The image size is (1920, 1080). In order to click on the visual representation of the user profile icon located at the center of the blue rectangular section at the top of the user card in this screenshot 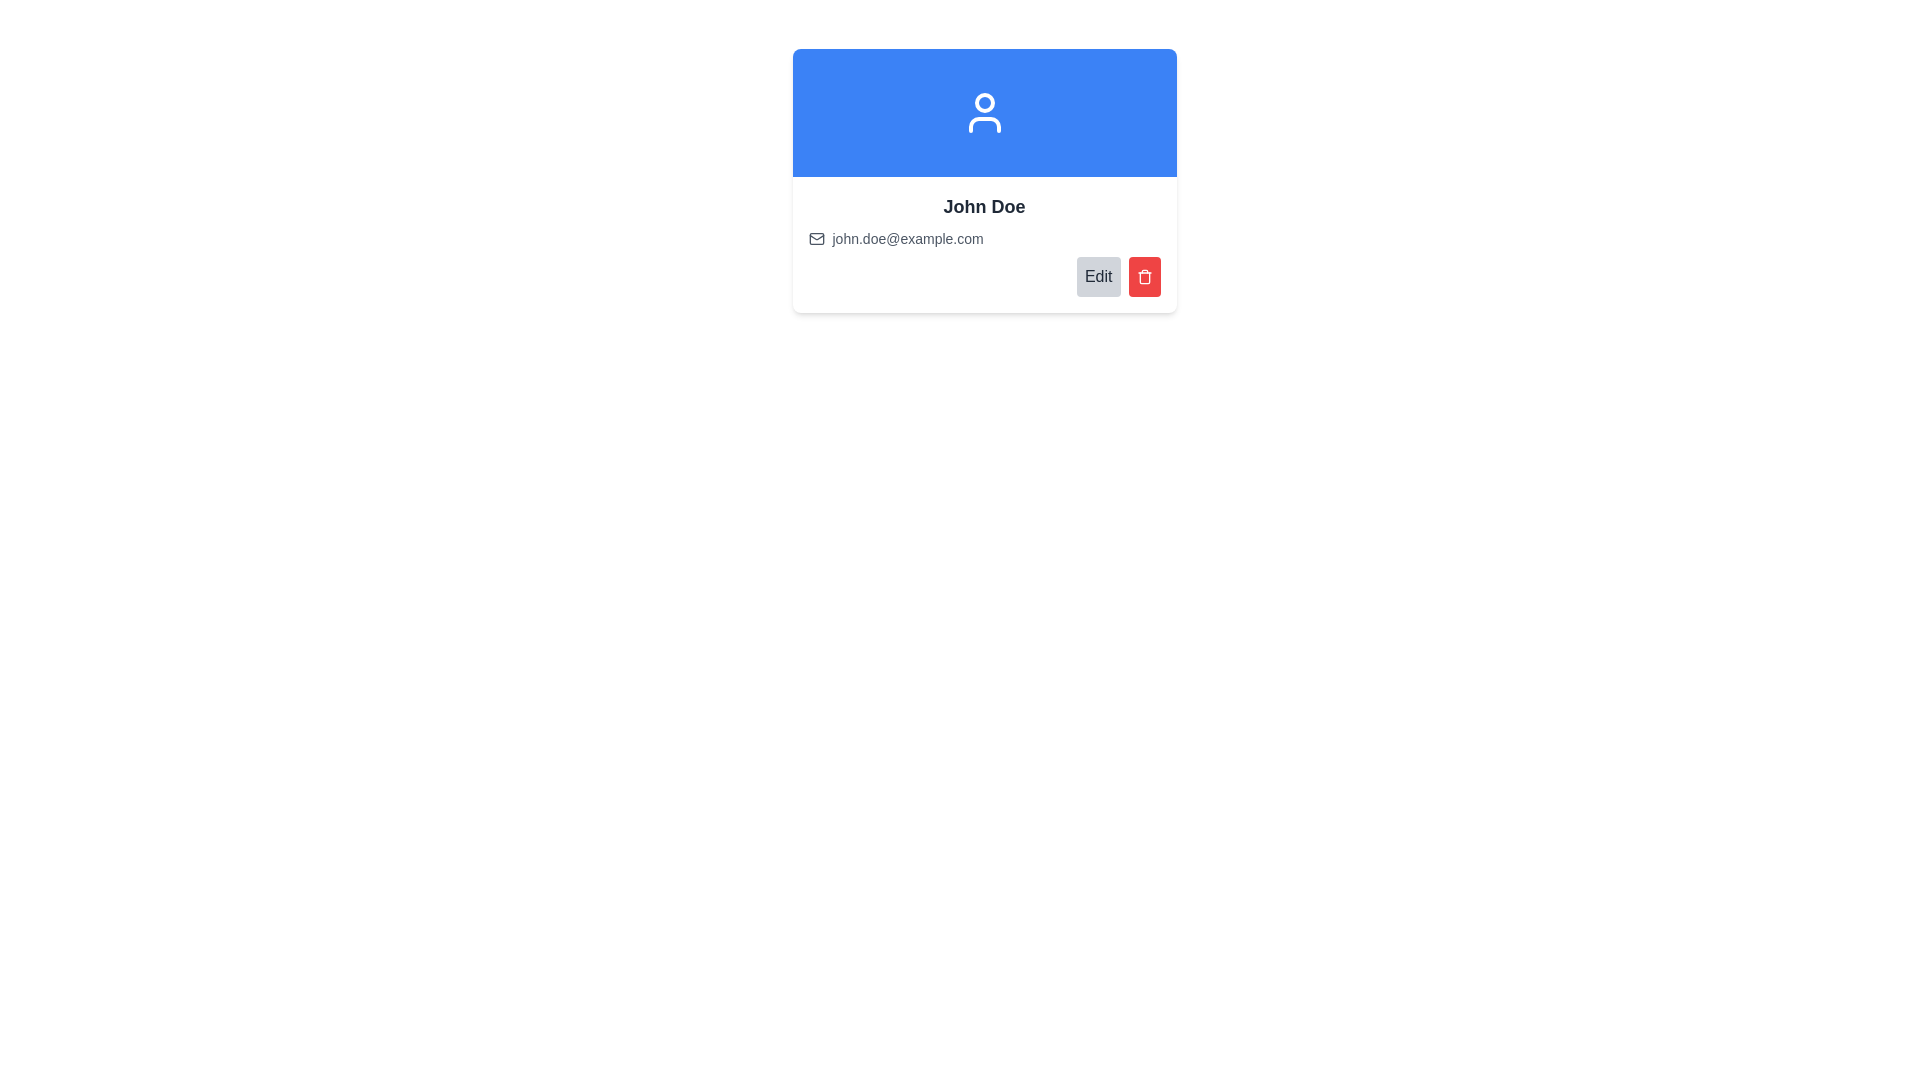, I will do `click(984, 112)`.